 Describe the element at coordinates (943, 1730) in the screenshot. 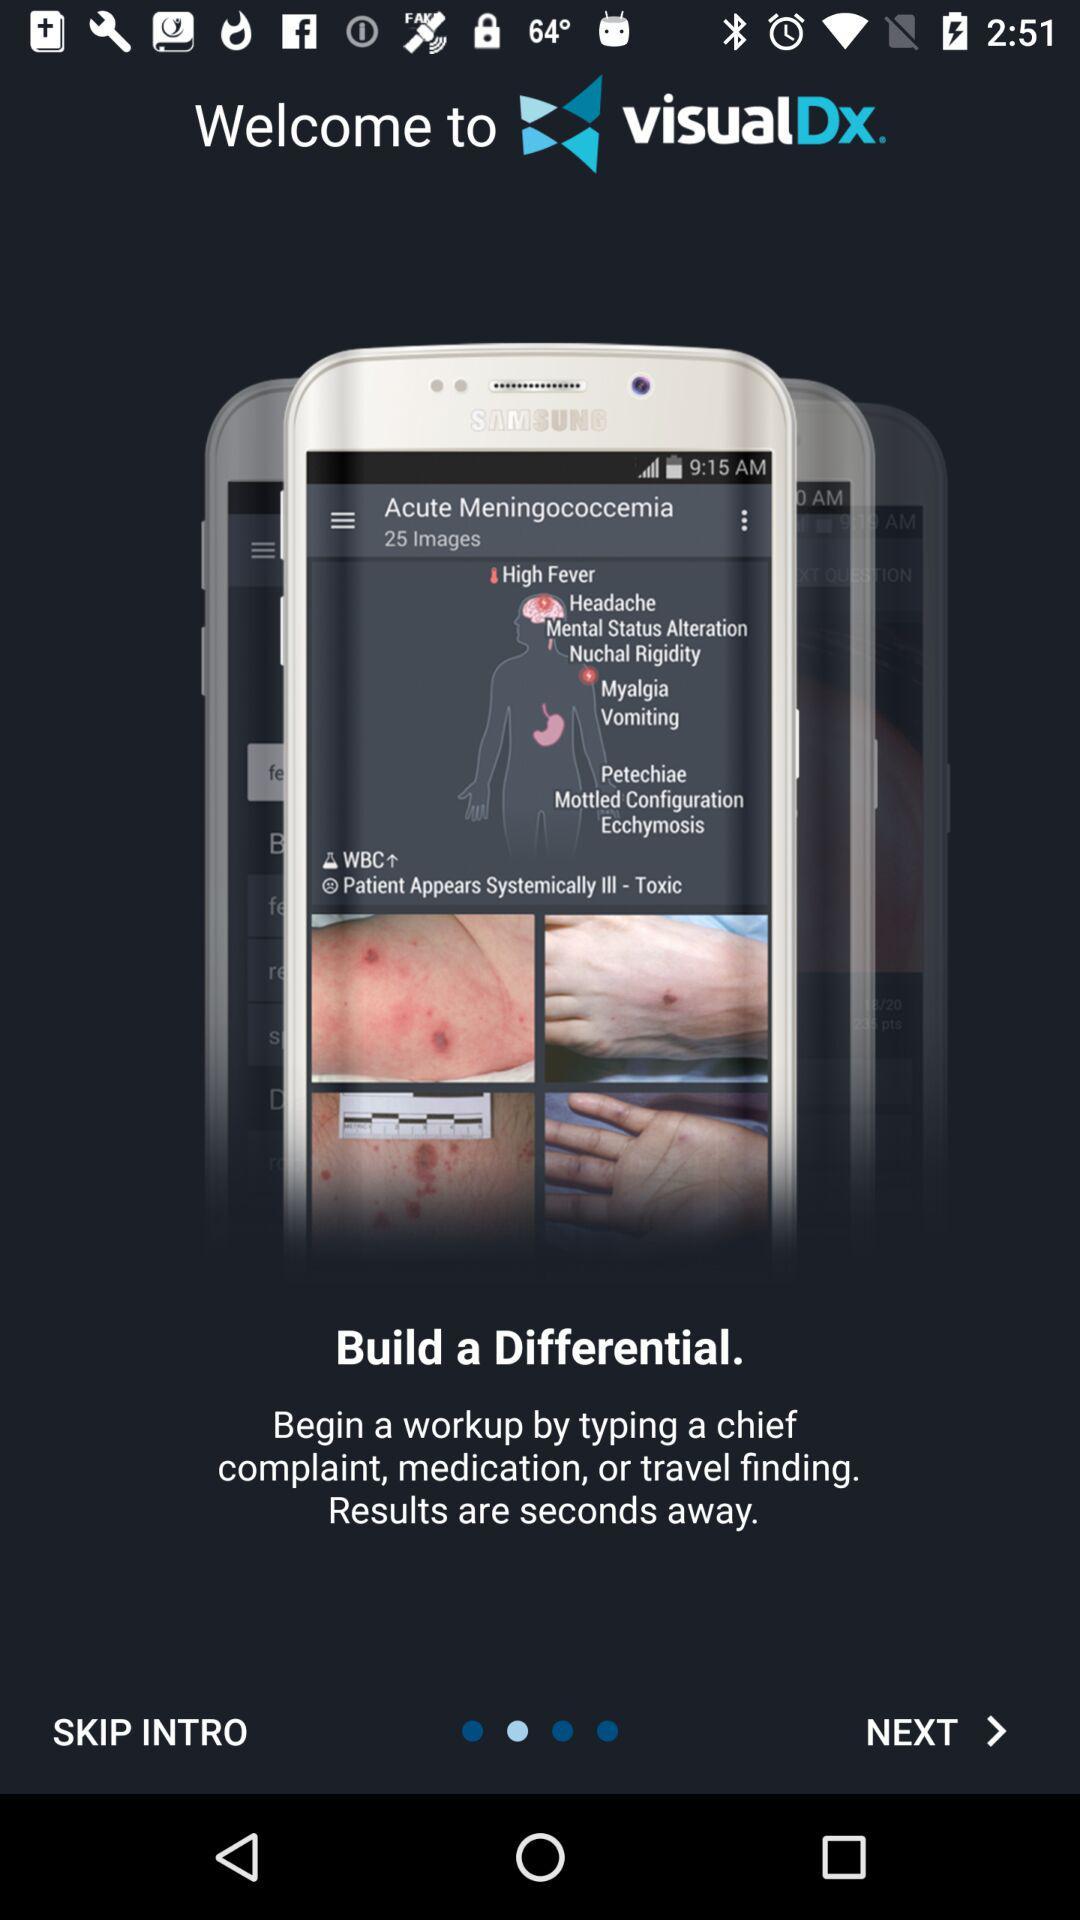

I see `the next` at that location.